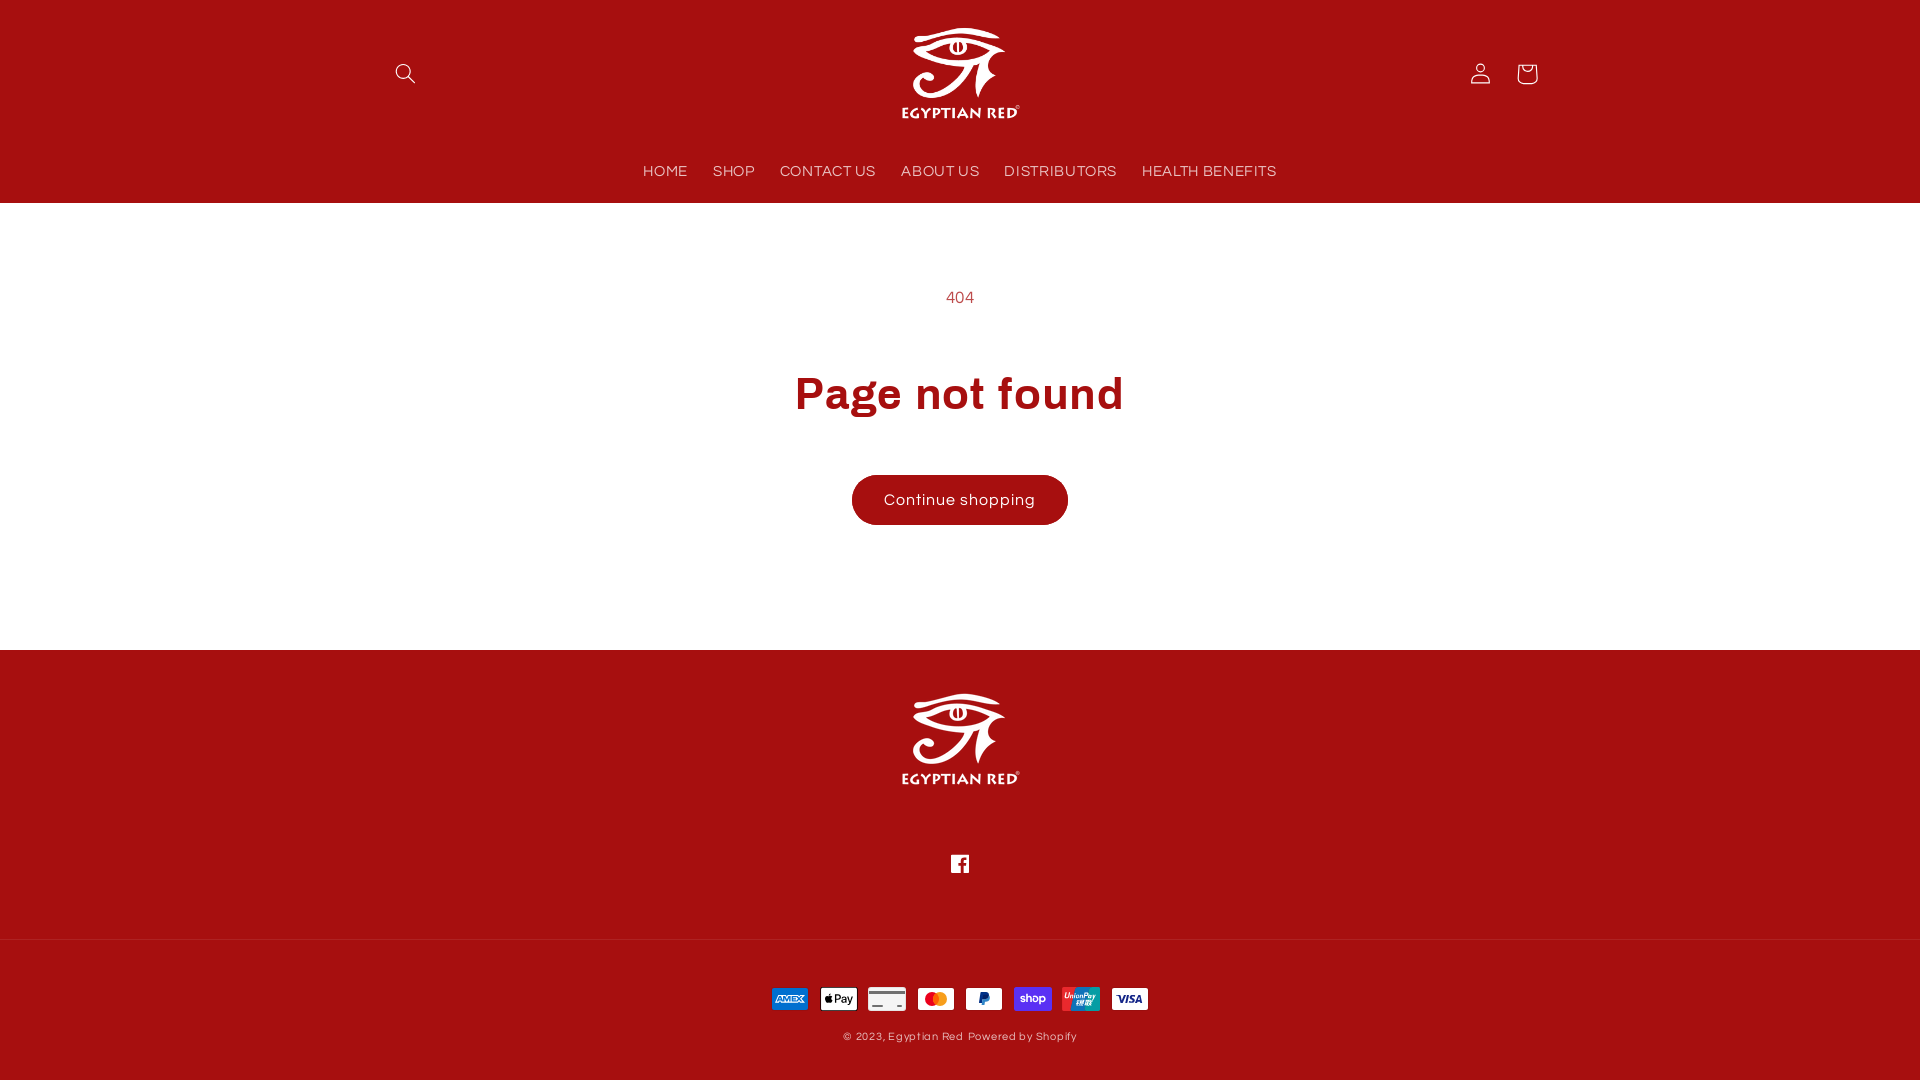 The width and height of the screenshot is (1920, 1080). What do you see at coordinates (666, 172) in the screenshot?
I see `'HOME'` at bounding box center [666, 172].